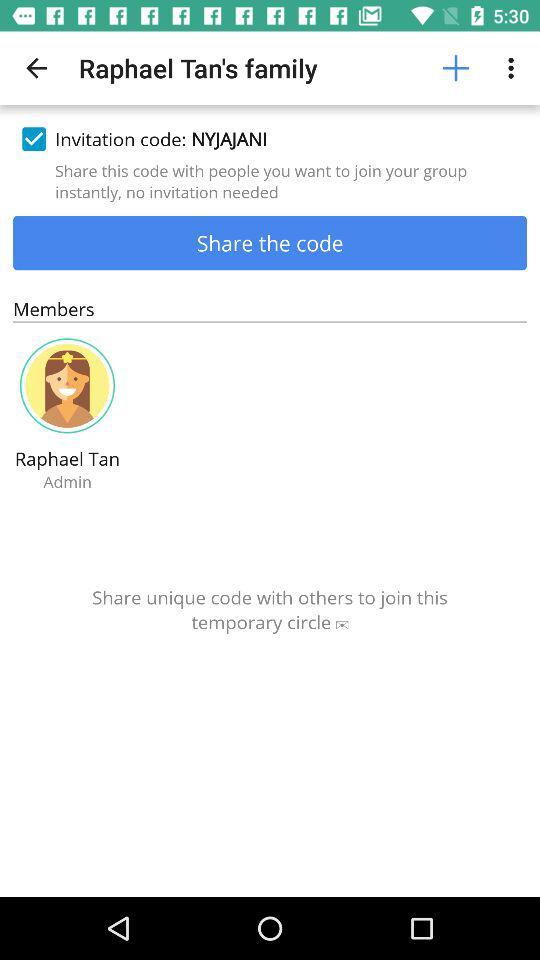 Image resolution: width=540 pixels, height=960 pixels. I want to click on the blue button which is above members, so click(270, 241).